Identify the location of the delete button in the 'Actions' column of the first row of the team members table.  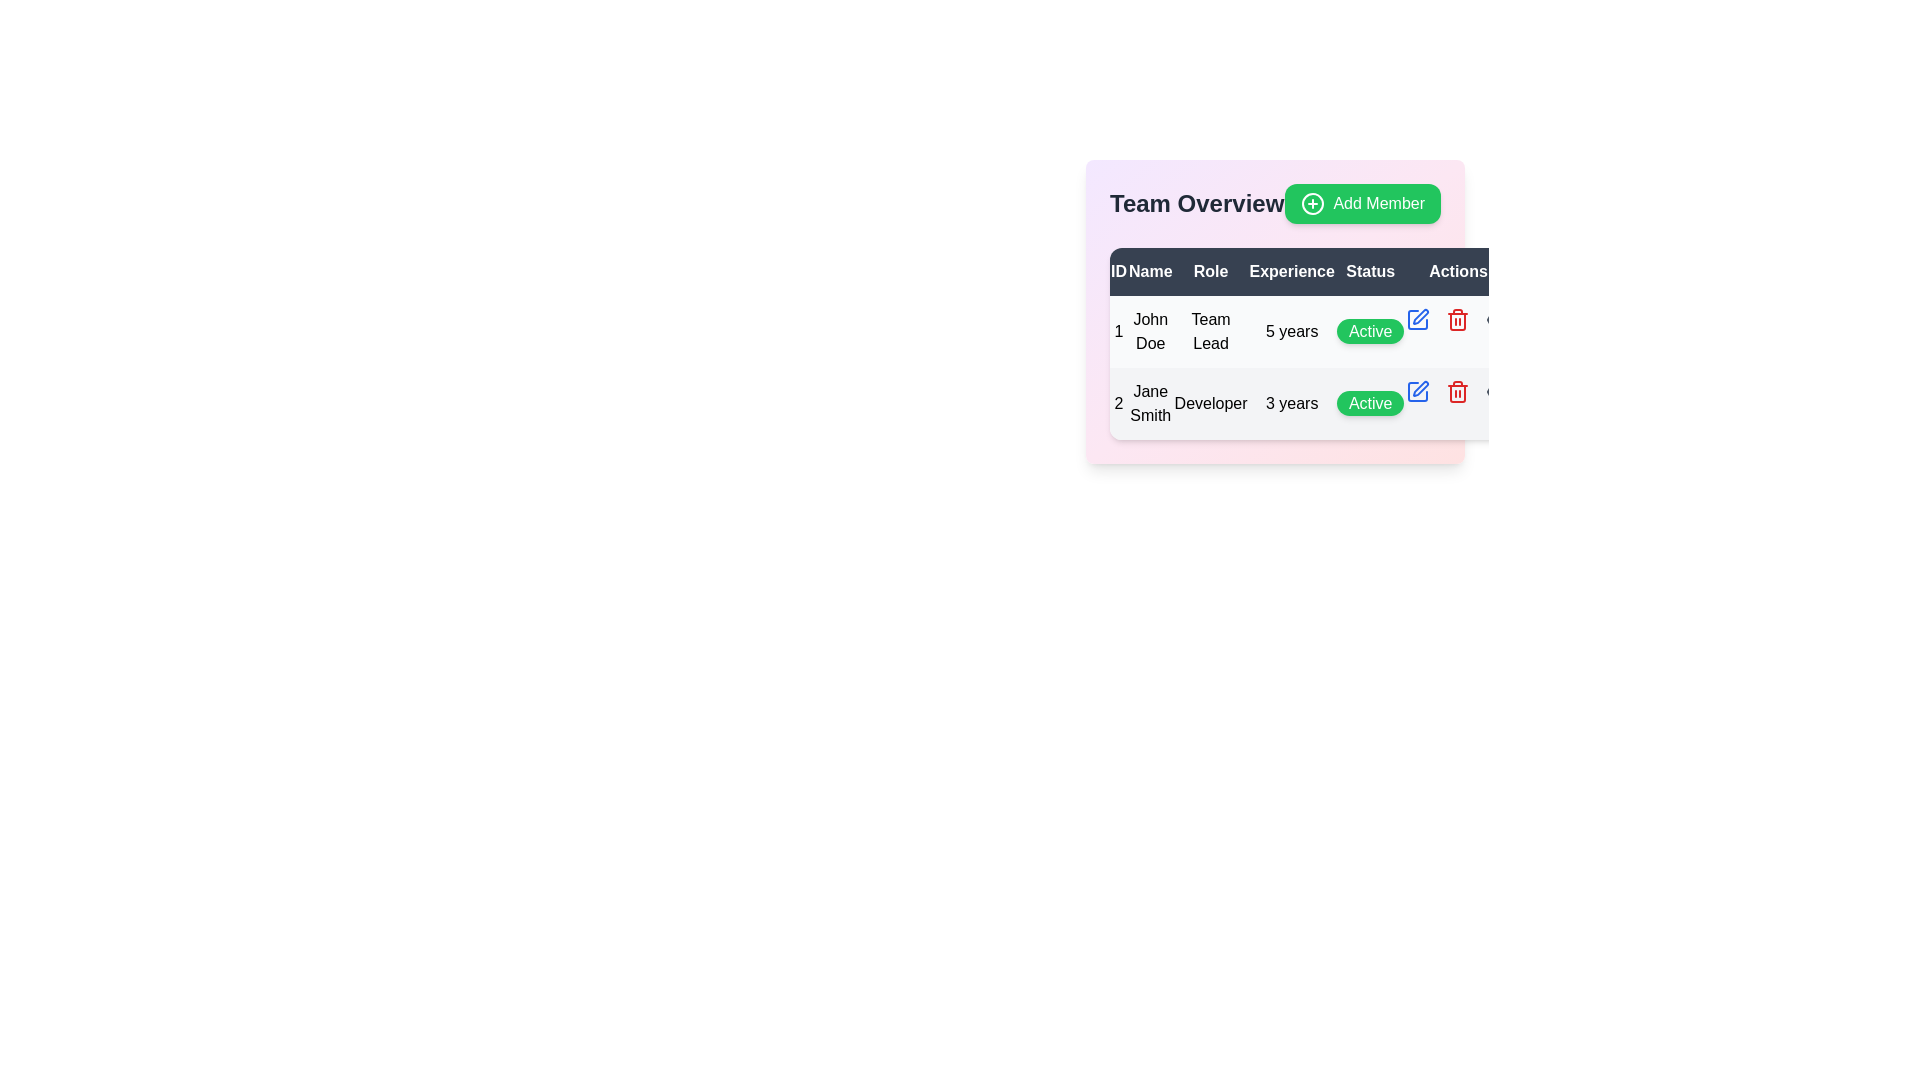
(1458, 319).